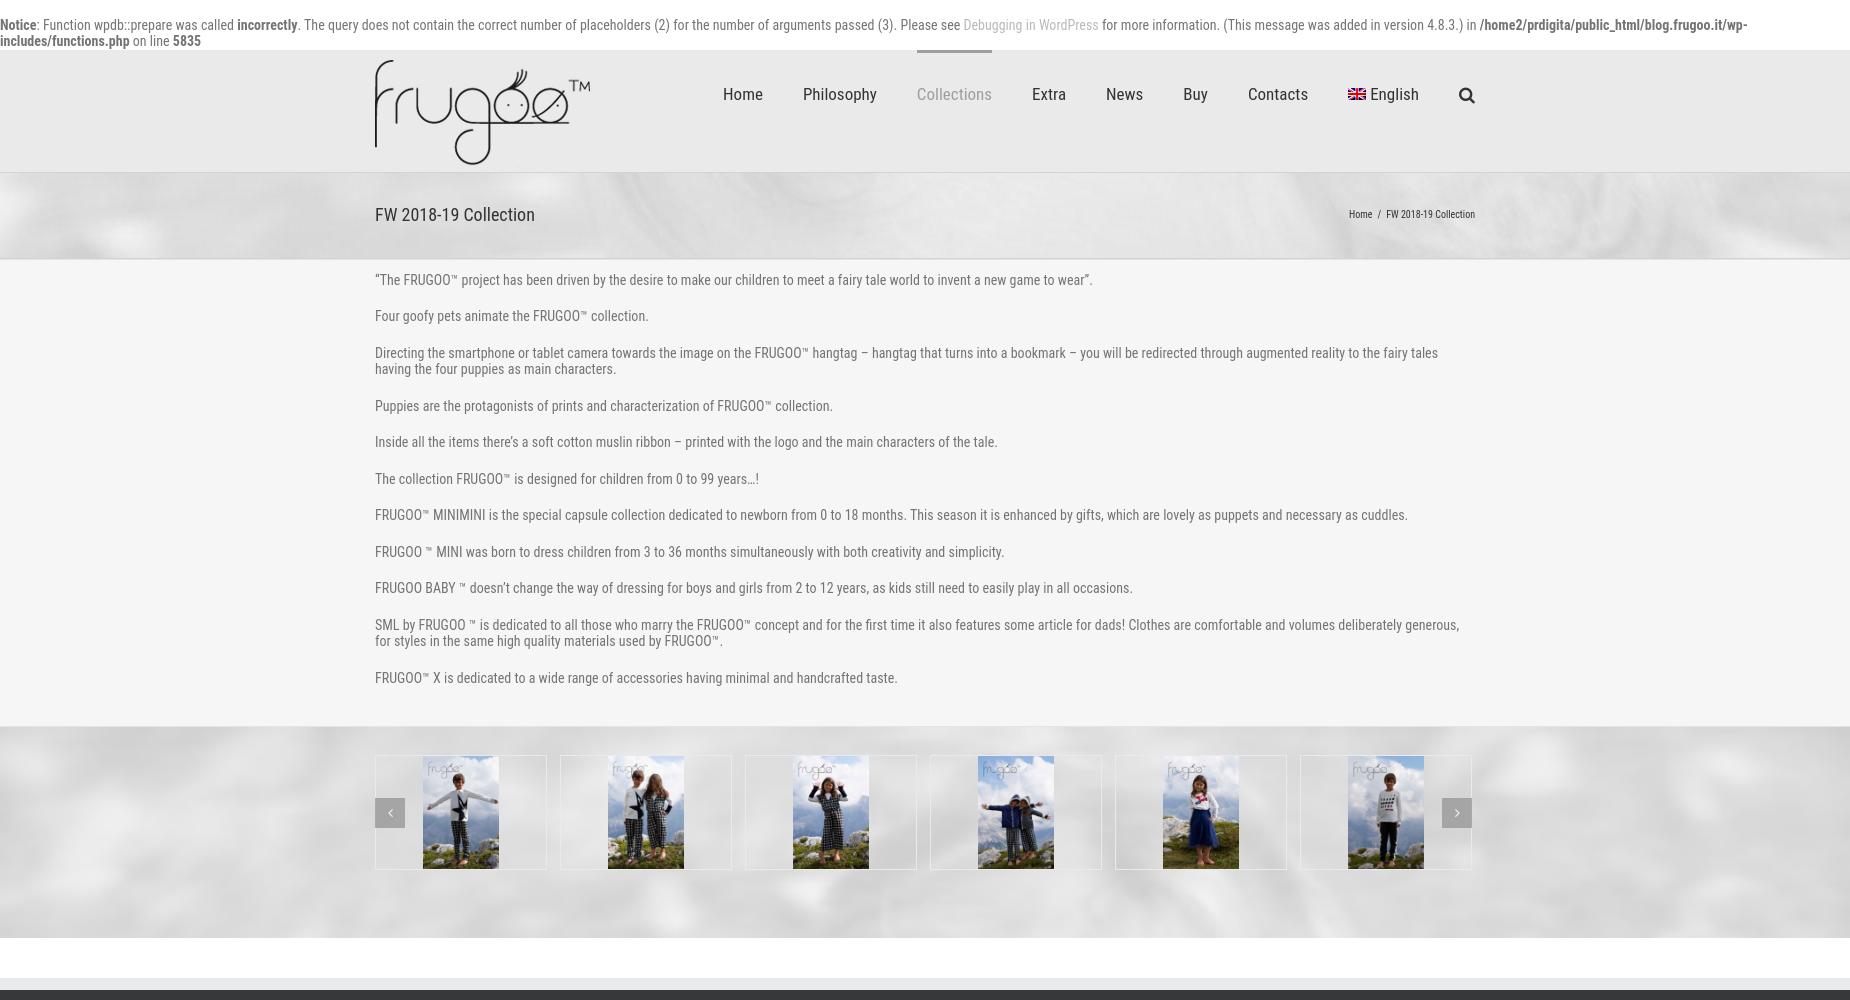 The width and height of the screenshot is (1850, 1000). What do you see at coordinates (1029, 24) in the screenshot?
I see `'Debugging in WordPress'` at bounding box center [1029, 24].